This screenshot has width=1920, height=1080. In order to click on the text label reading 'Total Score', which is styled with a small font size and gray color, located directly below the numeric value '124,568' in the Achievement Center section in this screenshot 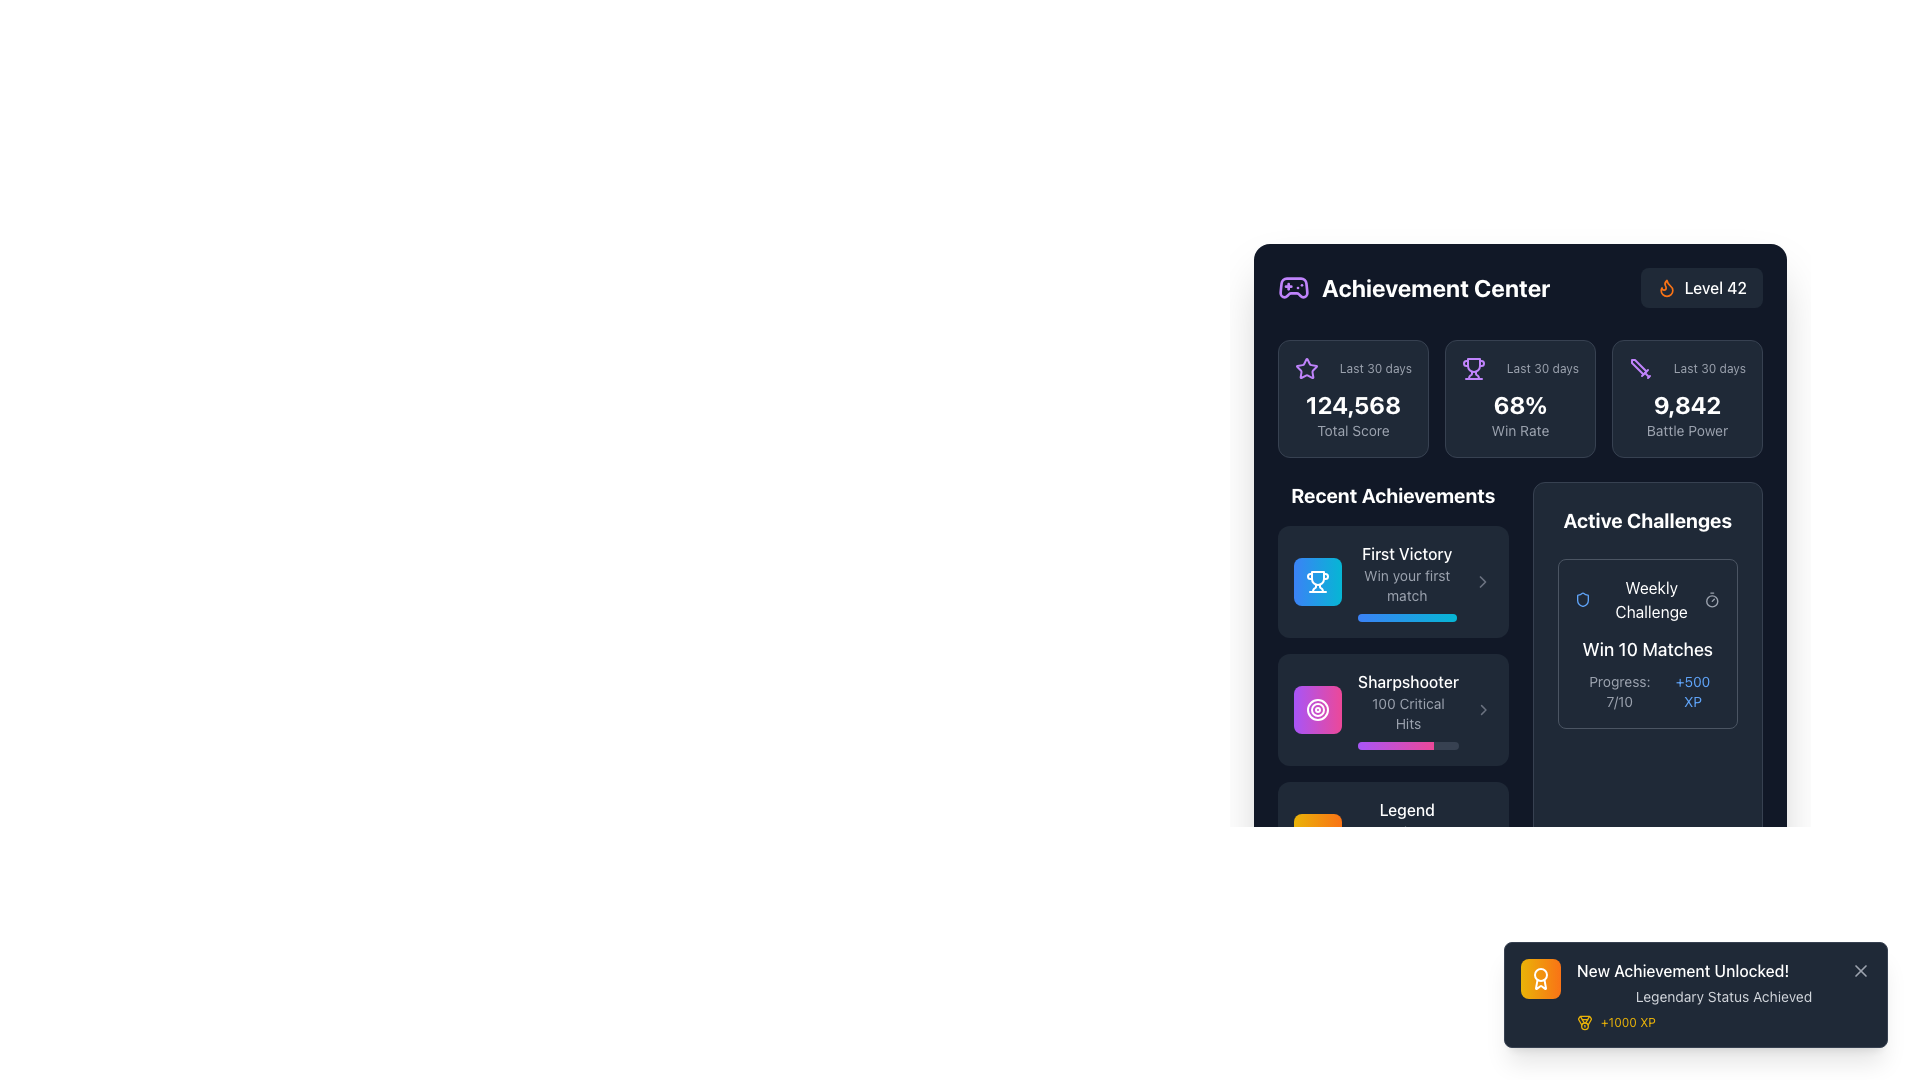, I will do `click(1353, 430)`.